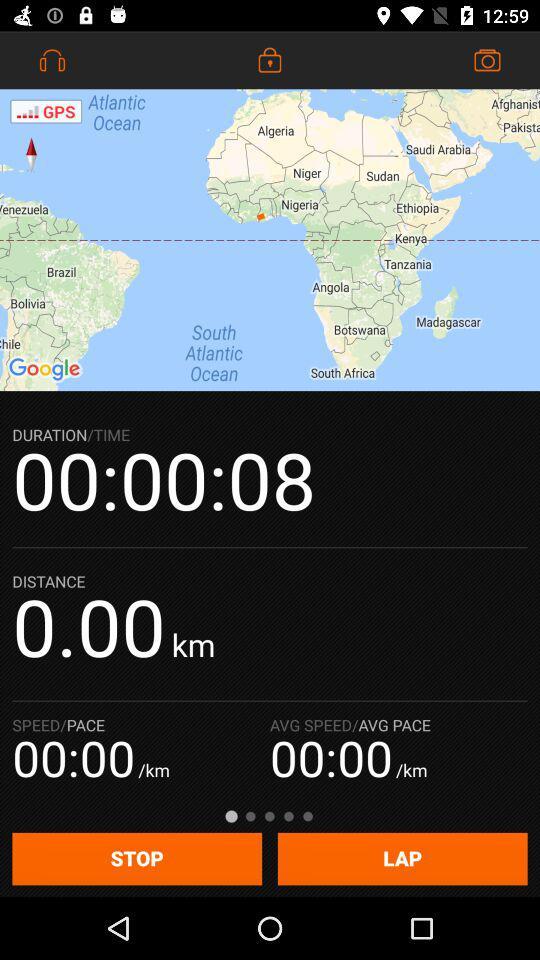  What do you see at coordinates (403, 858) in the screenshot?
I see `the lap option` at bounding box center [403, 858].